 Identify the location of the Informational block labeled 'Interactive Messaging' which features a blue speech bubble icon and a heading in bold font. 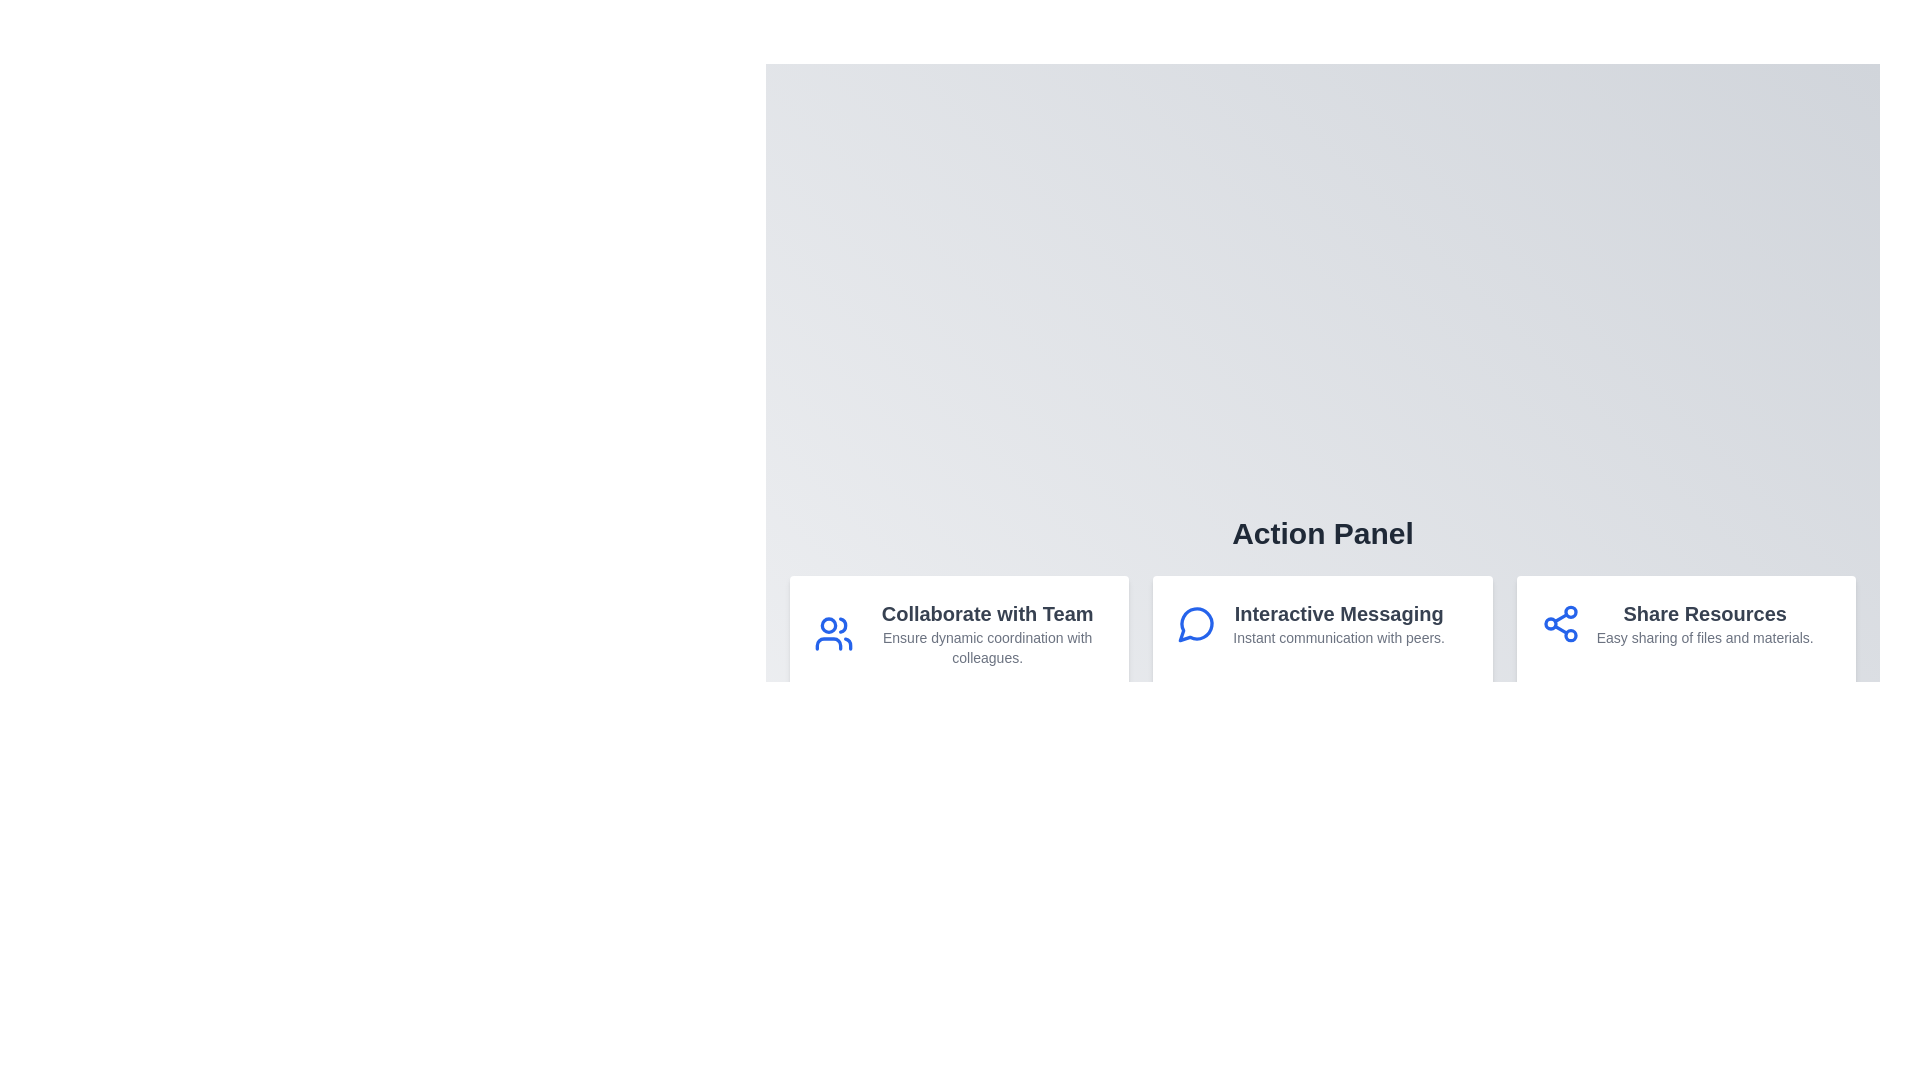
(1323, 623).